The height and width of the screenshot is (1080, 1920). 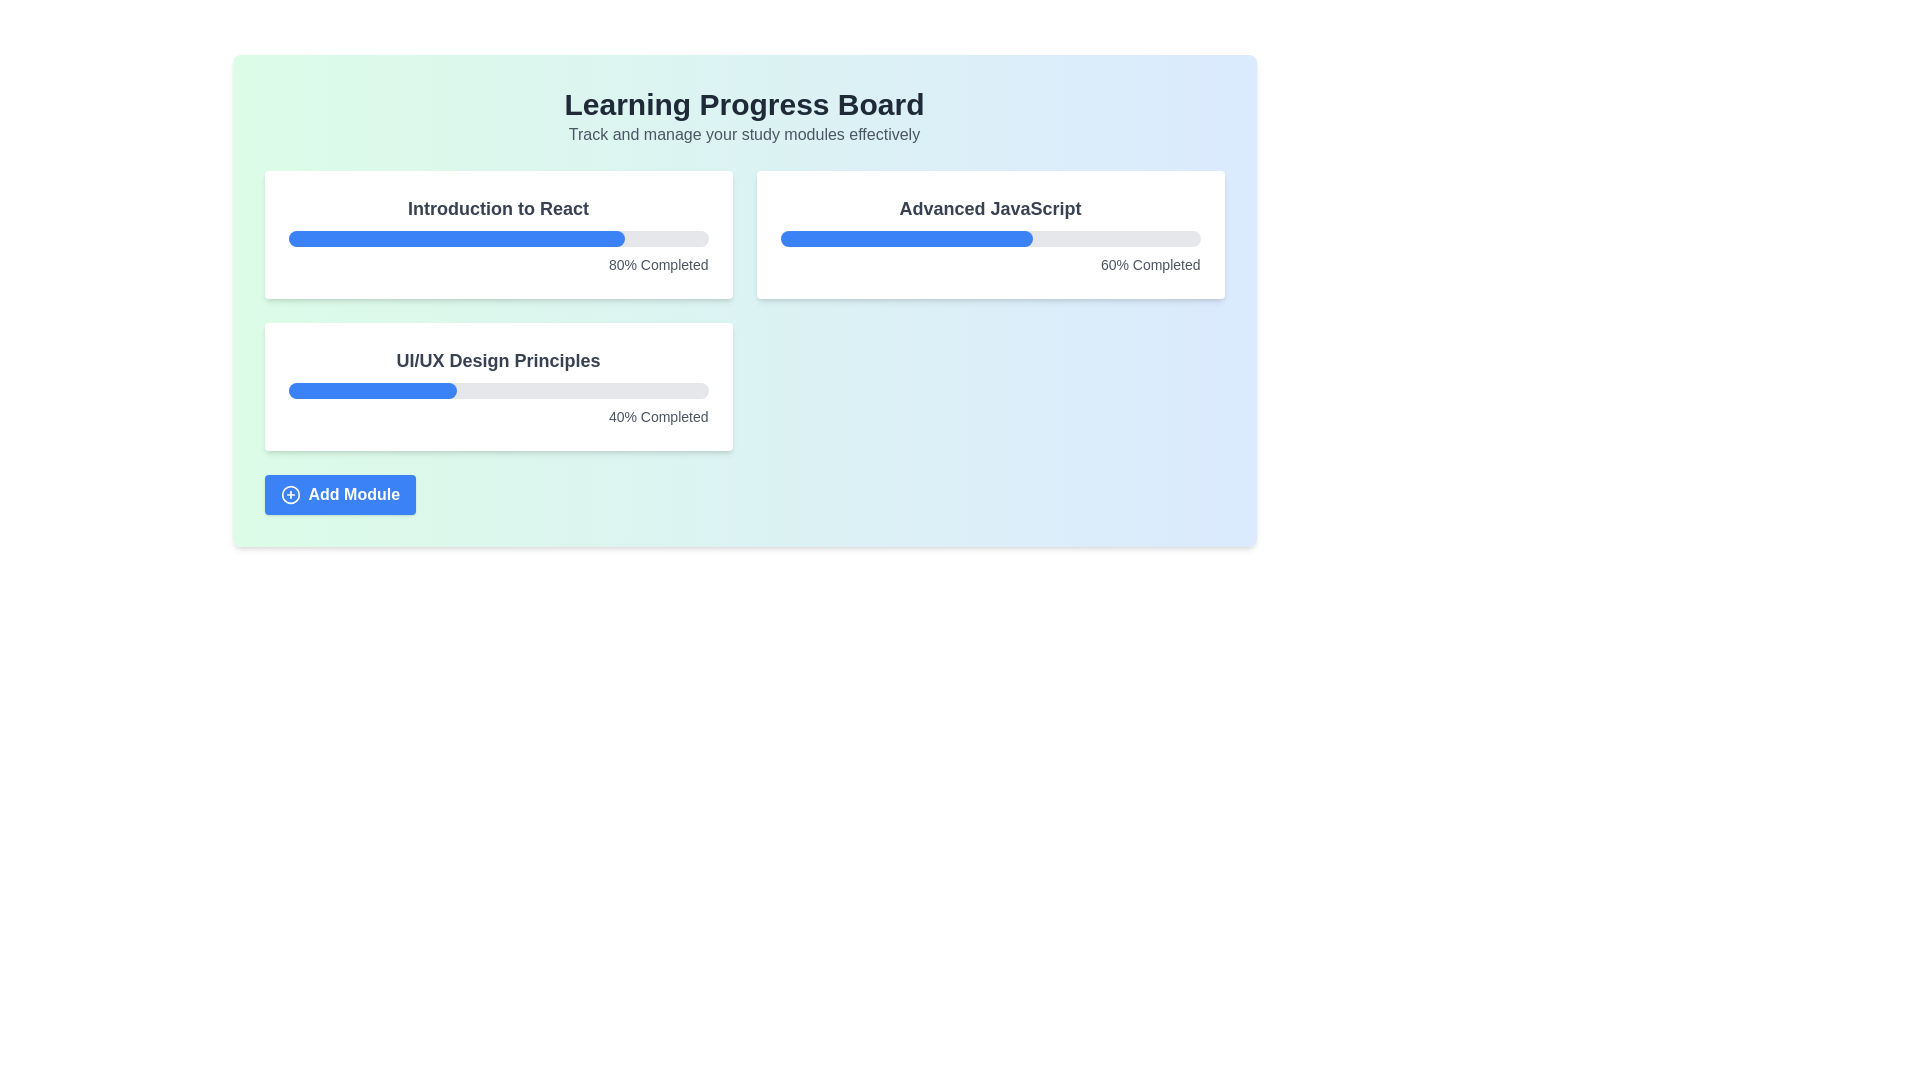 What do you see at coordinates (743, 104) in the screenshot?
I see `the header text element displaying 'Learning Progress Board', which is styled in a large bold dark gray font and positioned at the top-middle of the interface` at bounding box center [743, 104].